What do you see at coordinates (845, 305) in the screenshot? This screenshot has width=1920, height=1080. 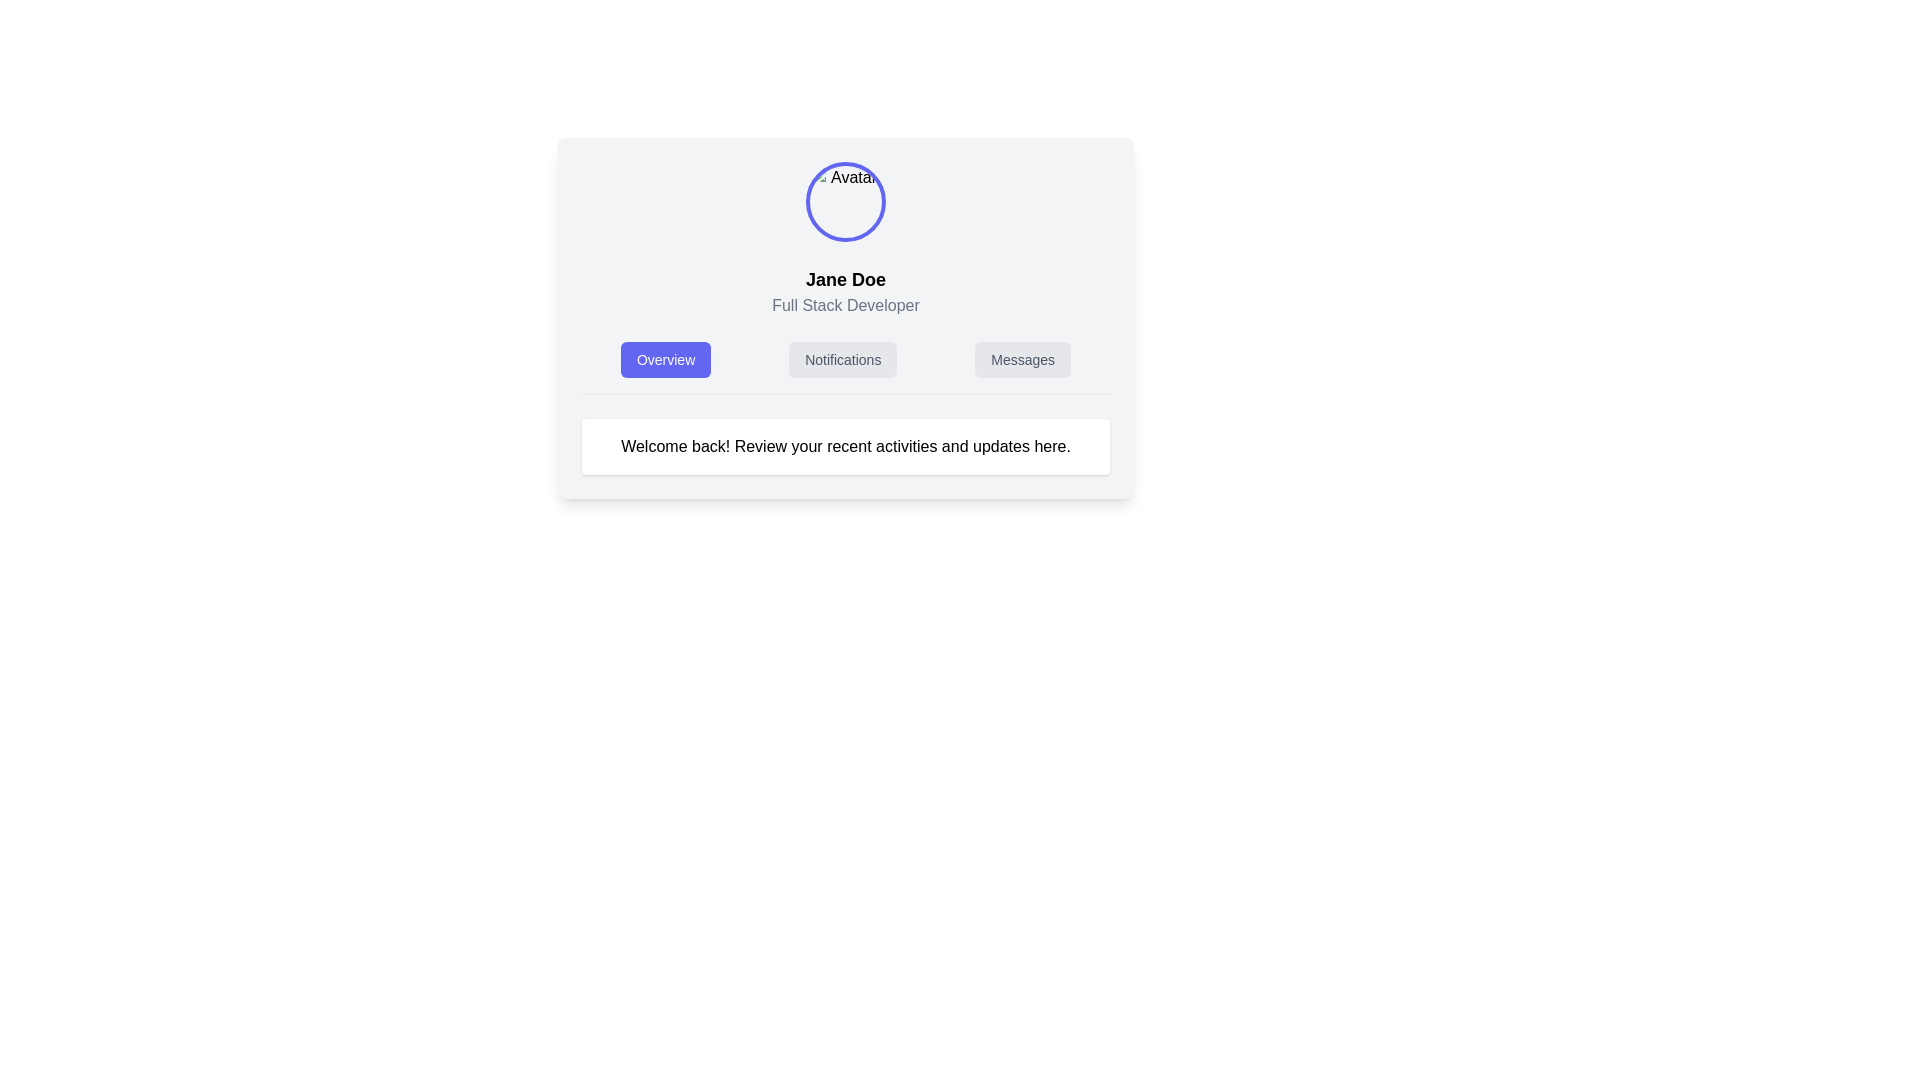 I see `the static text label that identifies the individual's occupation as 'Full Stack Developer', located beneath 'Jane Doe' and above the buttons labeled 'Overview', 'Notifications', and 'Messages'` at bounding box center [845, 305].